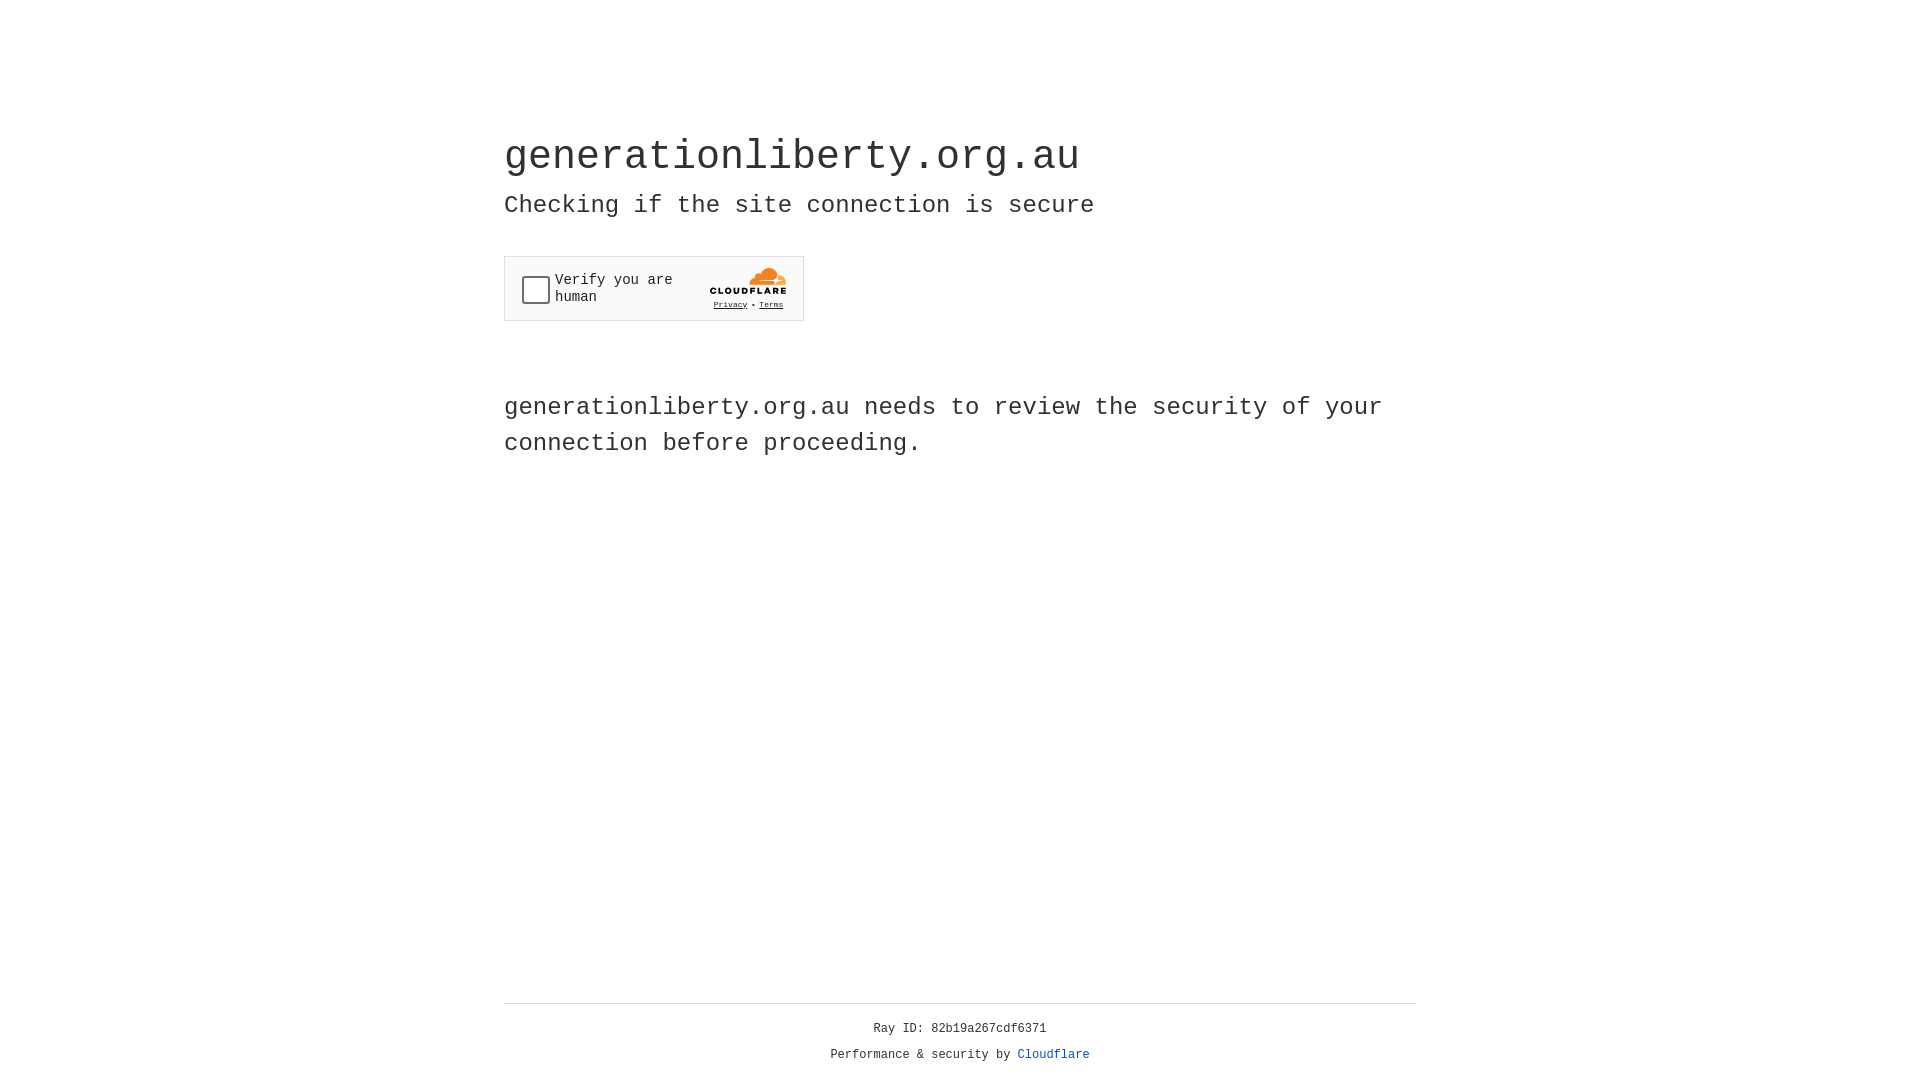 The height and width of the screenshot is (1080, 1920). I want to click on 'Widget containing a Cloudflare security challenge', so click(653, 288).